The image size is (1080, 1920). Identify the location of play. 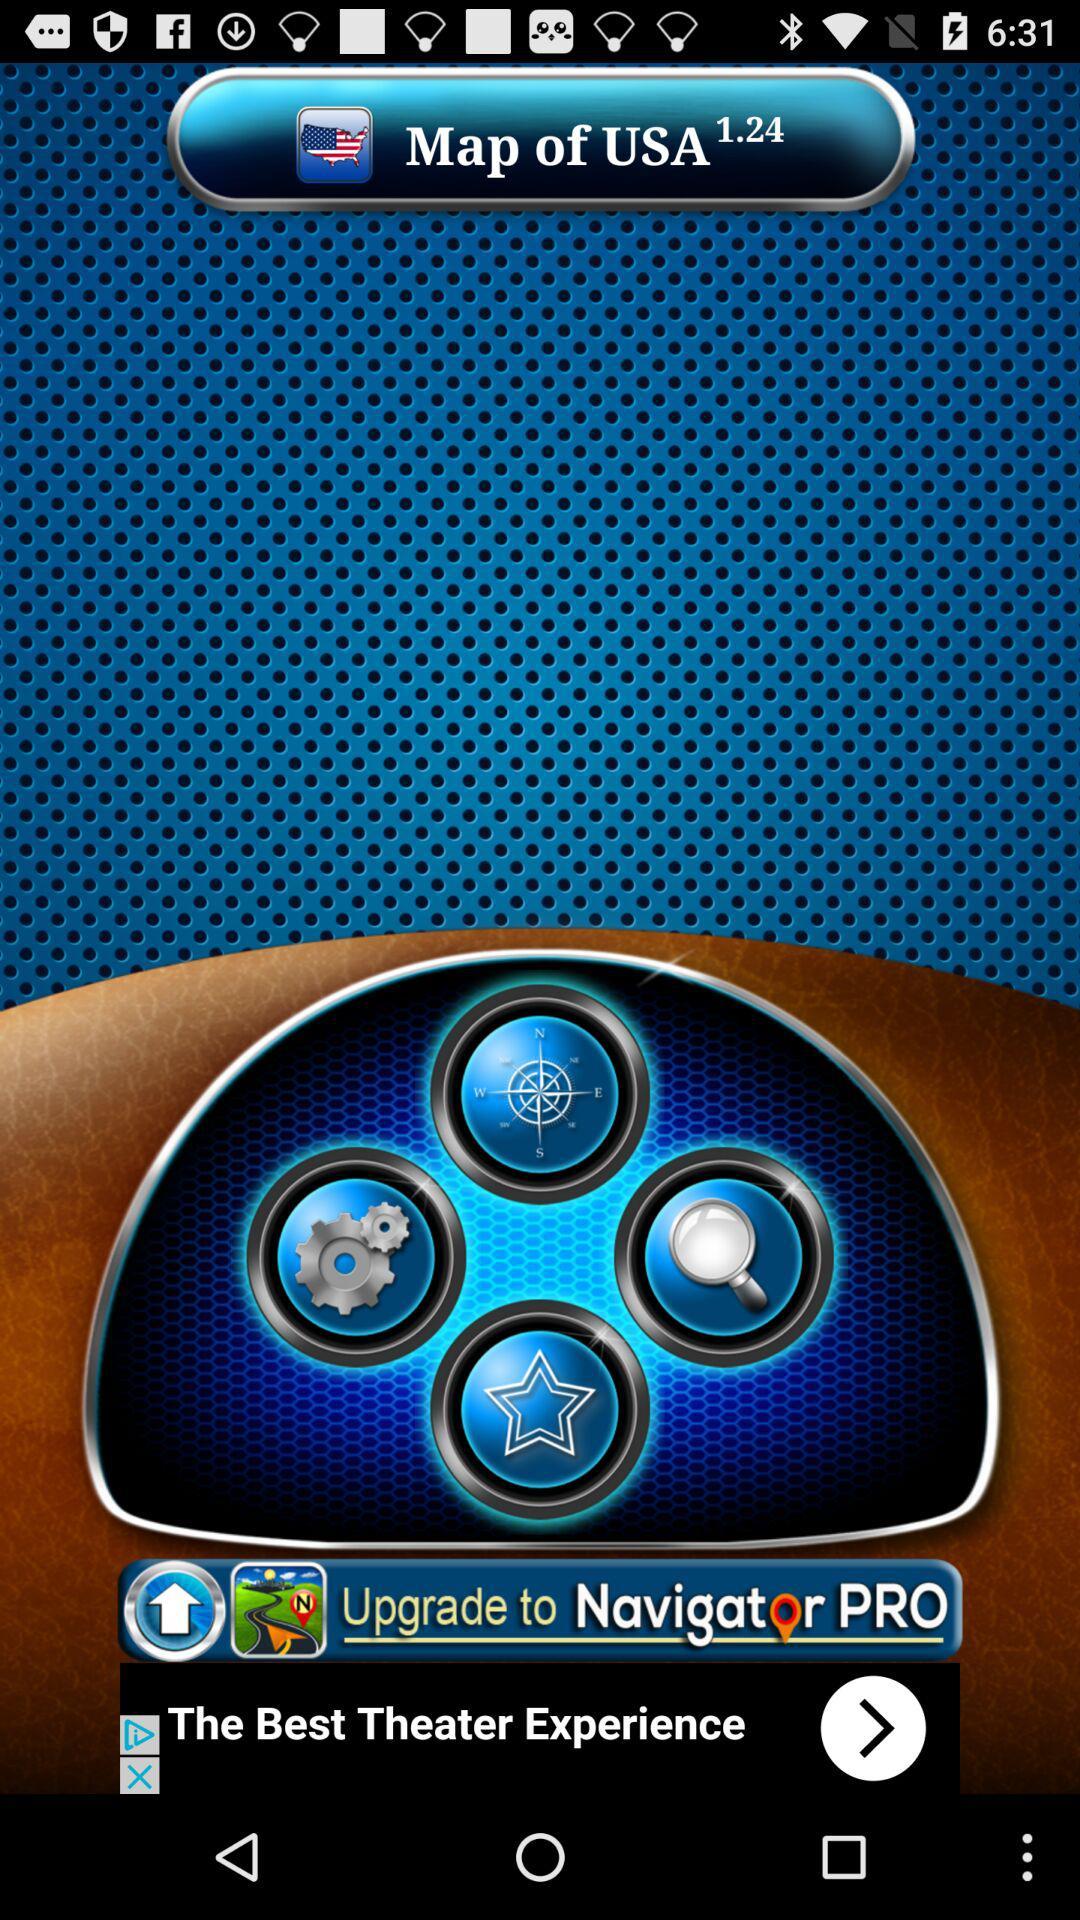
(723, 1256).